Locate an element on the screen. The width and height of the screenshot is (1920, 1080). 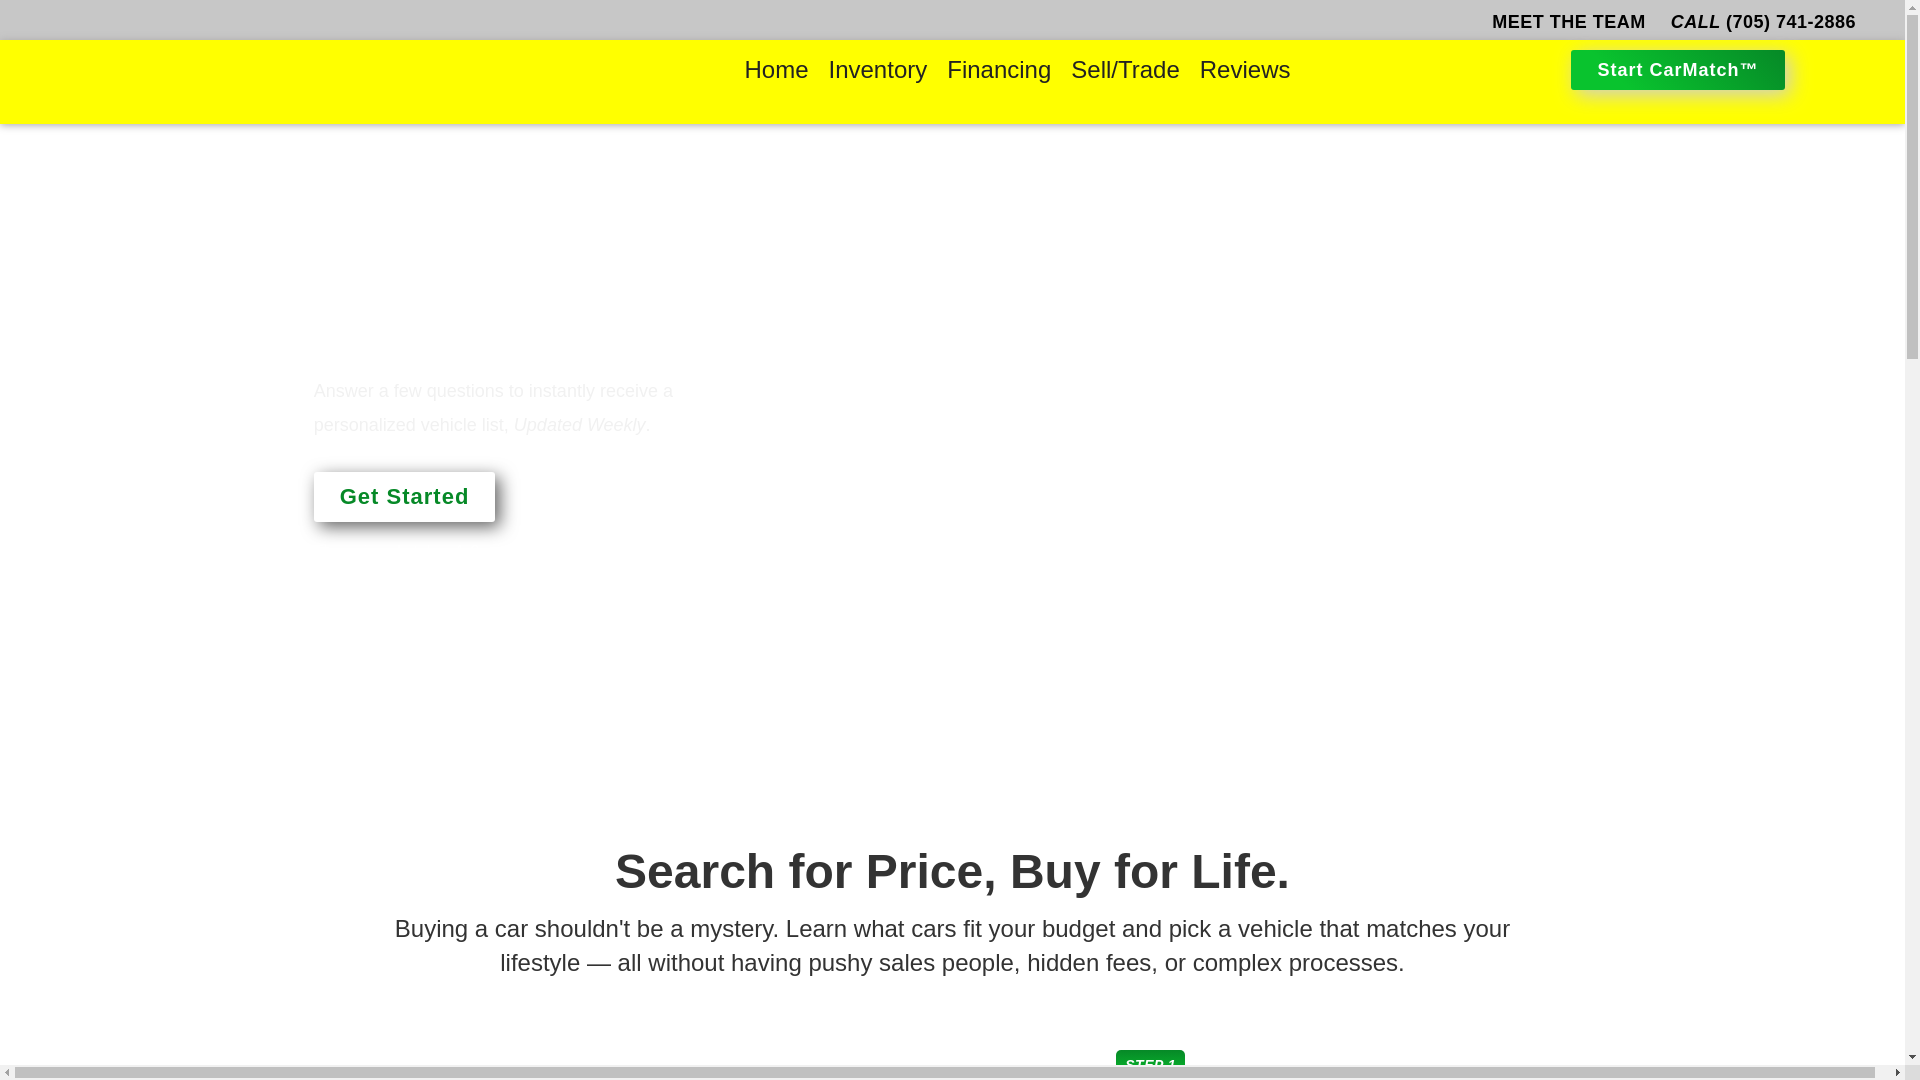
'Financing' is located at coordinates (935, 68).